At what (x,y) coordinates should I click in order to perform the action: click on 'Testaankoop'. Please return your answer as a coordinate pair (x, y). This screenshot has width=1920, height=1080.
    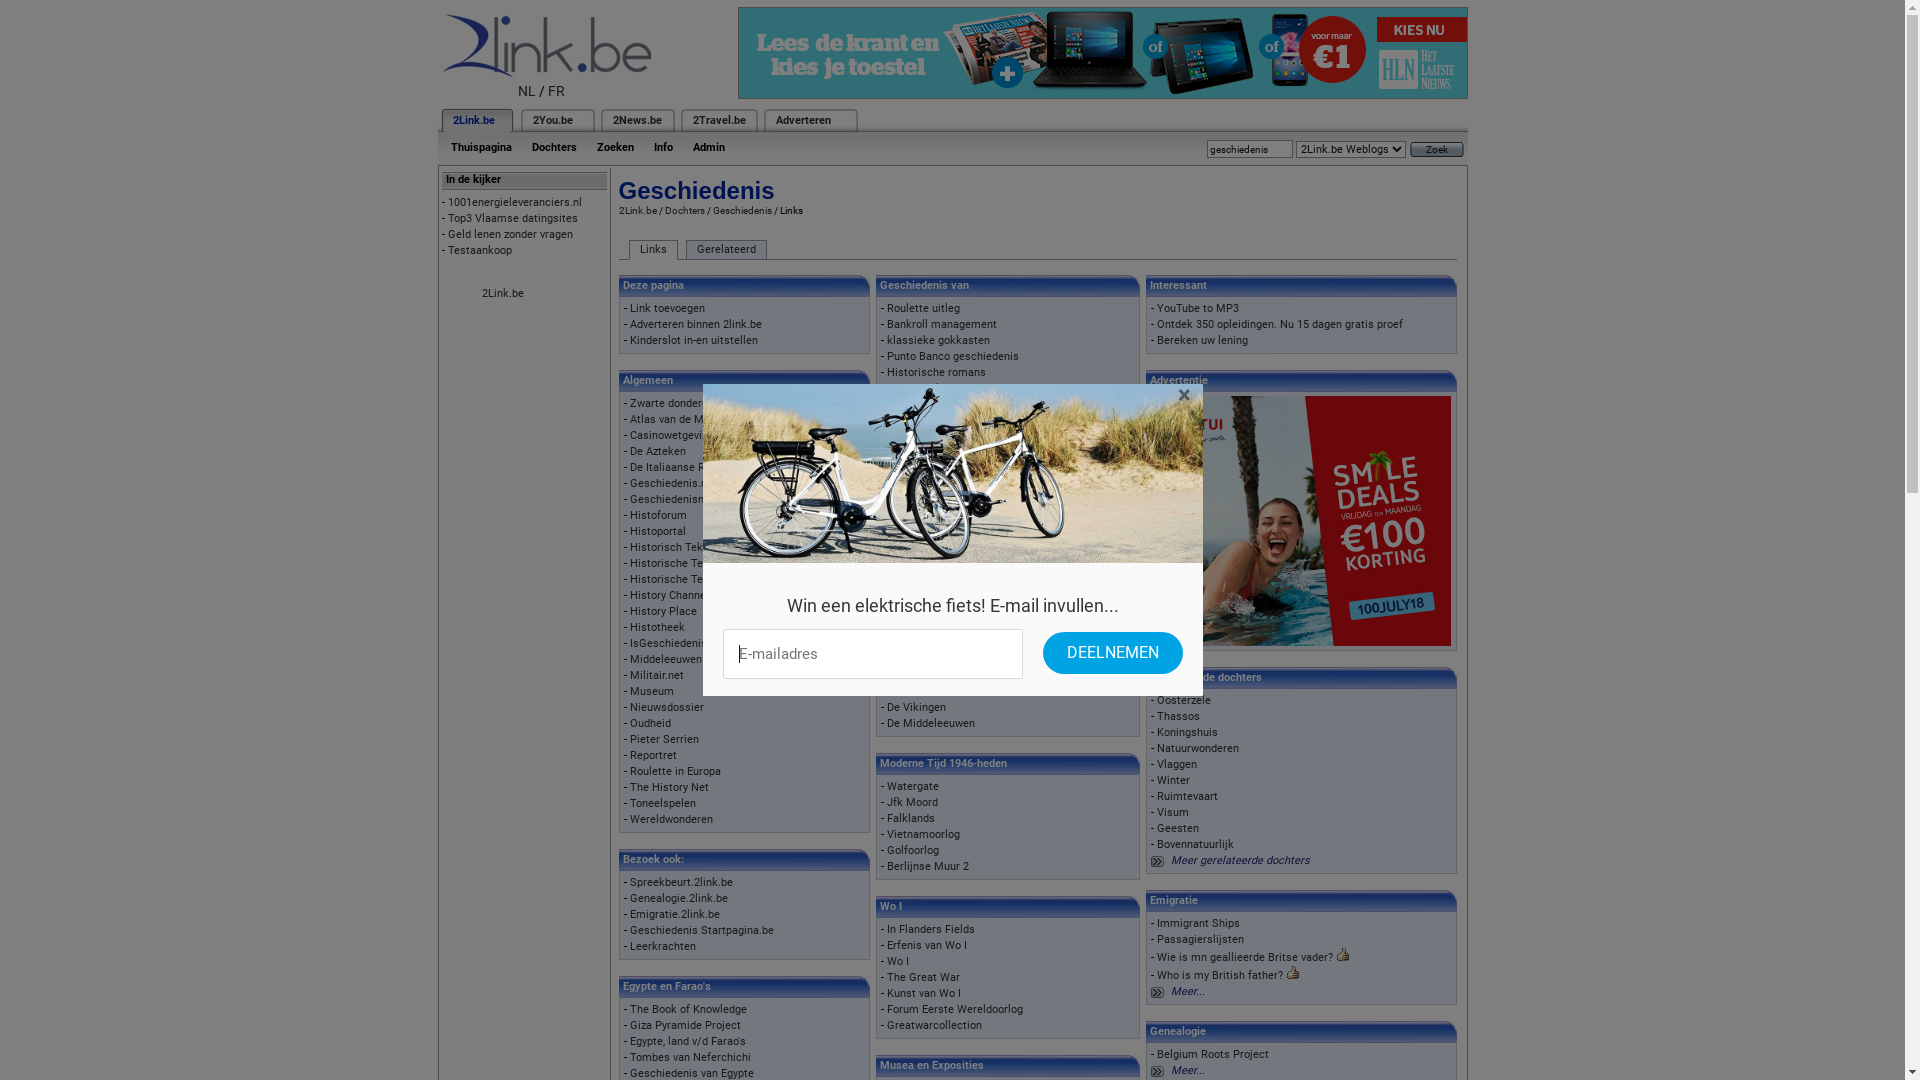
    Looking at the image, I should click on (480, 249).